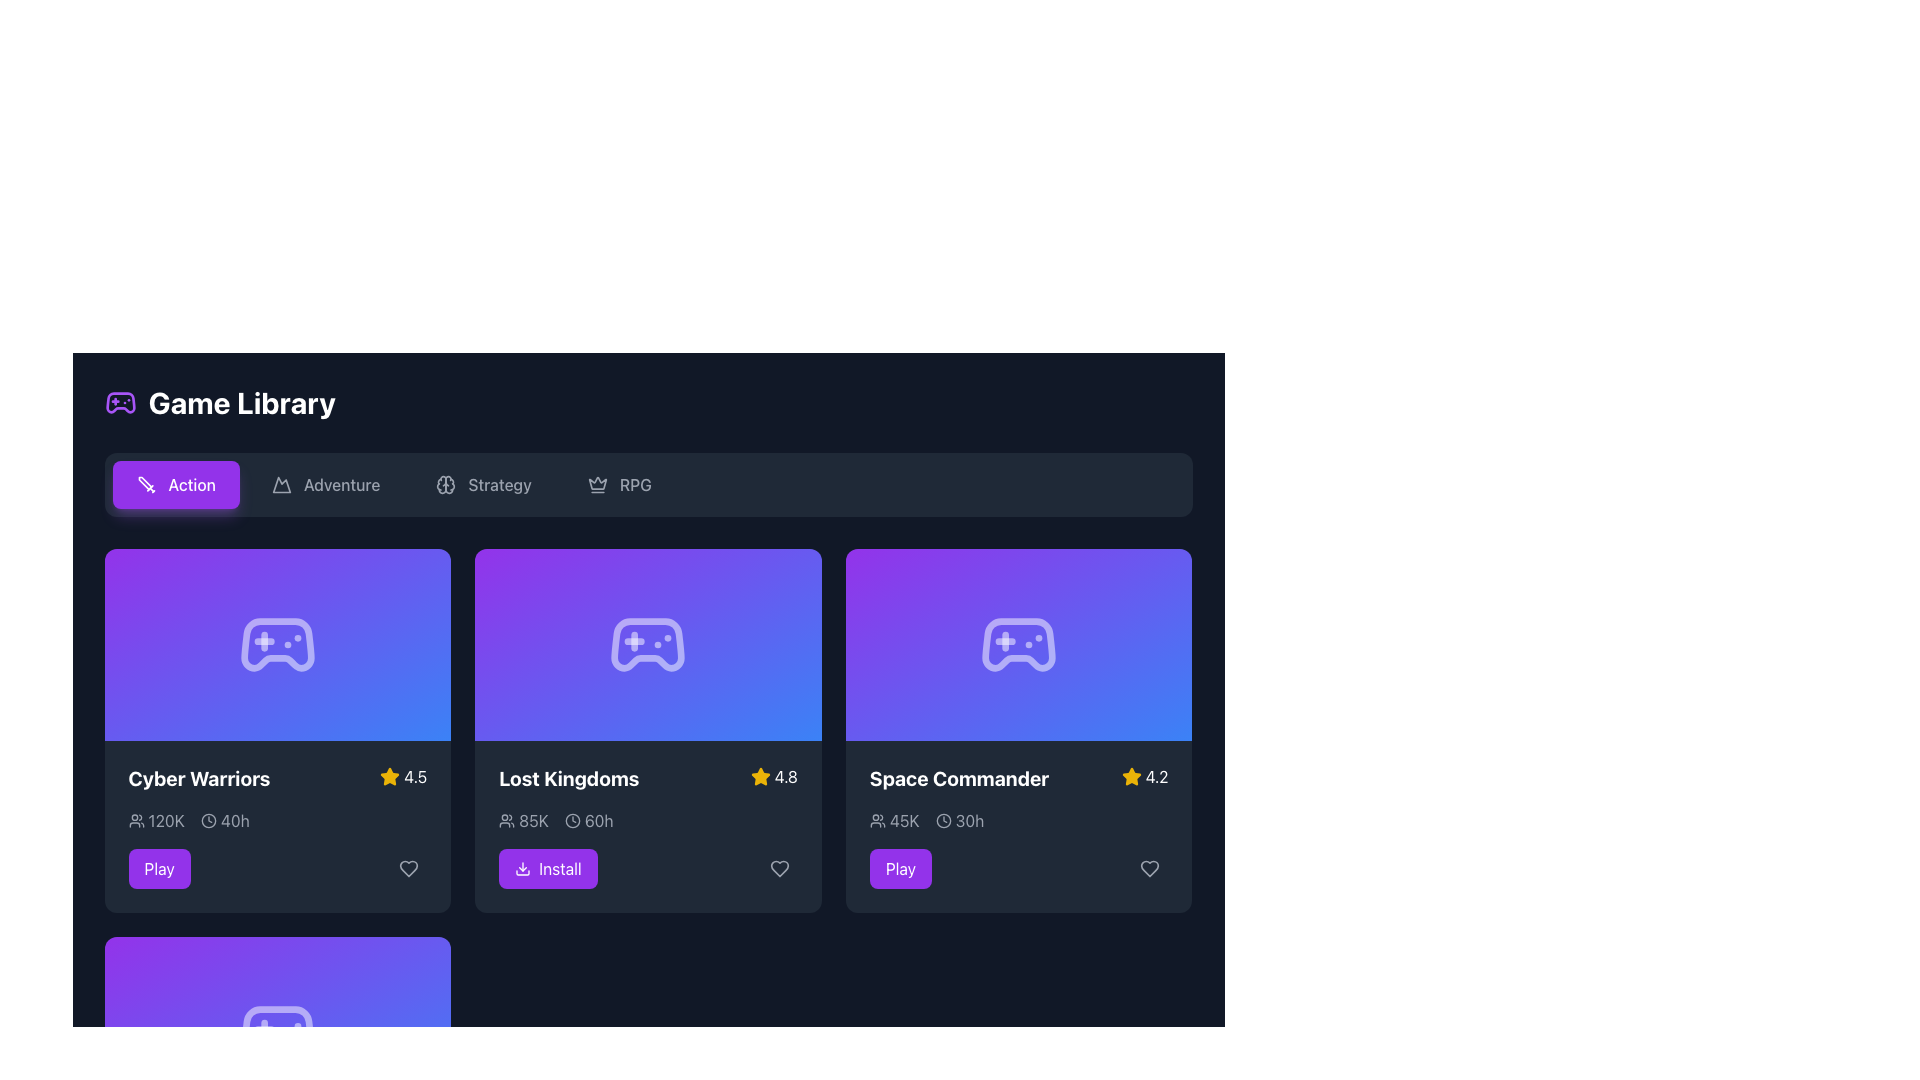 The width and height of the screenshot is (1920, 1080). Describe the element at coordinates (1019, 644) in the screenshot. I see `the gamepad icon representing 'Space Commander'` at that location.